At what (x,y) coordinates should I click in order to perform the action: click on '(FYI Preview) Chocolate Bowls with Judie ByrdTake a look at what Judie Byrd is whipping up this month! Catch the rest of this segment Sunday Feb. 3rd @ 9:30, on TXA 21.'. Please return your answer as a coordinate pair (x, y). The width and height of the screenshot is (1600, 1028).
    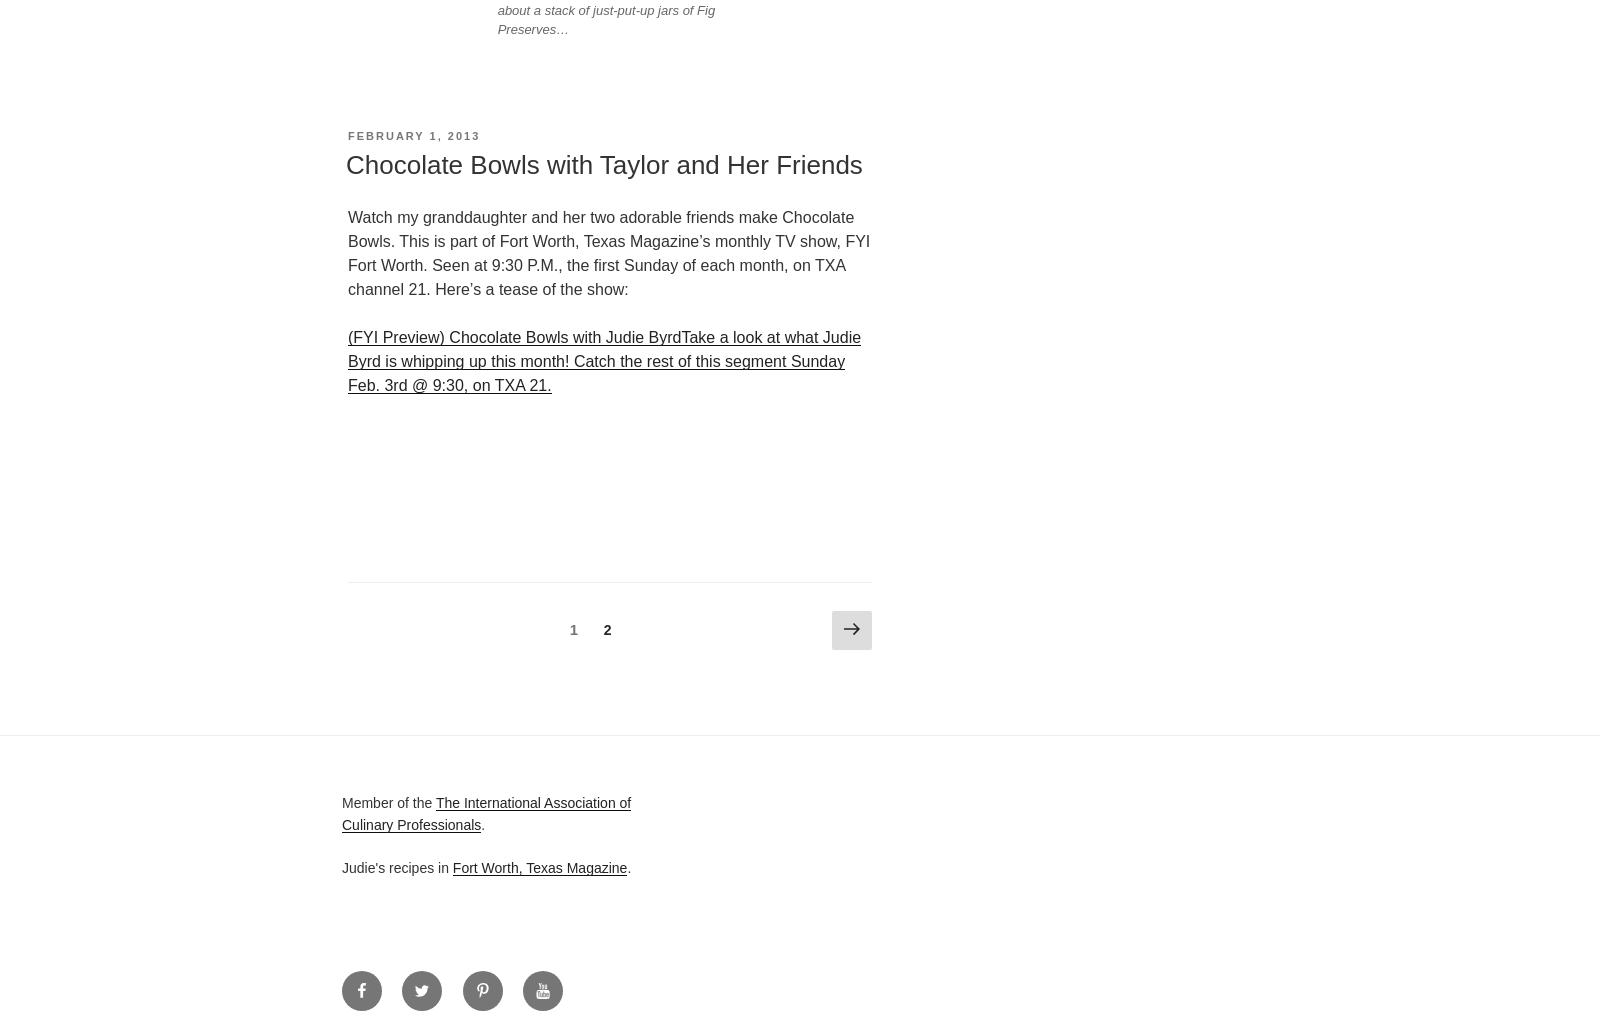
    Looking at the image, I should click on (604, 360).